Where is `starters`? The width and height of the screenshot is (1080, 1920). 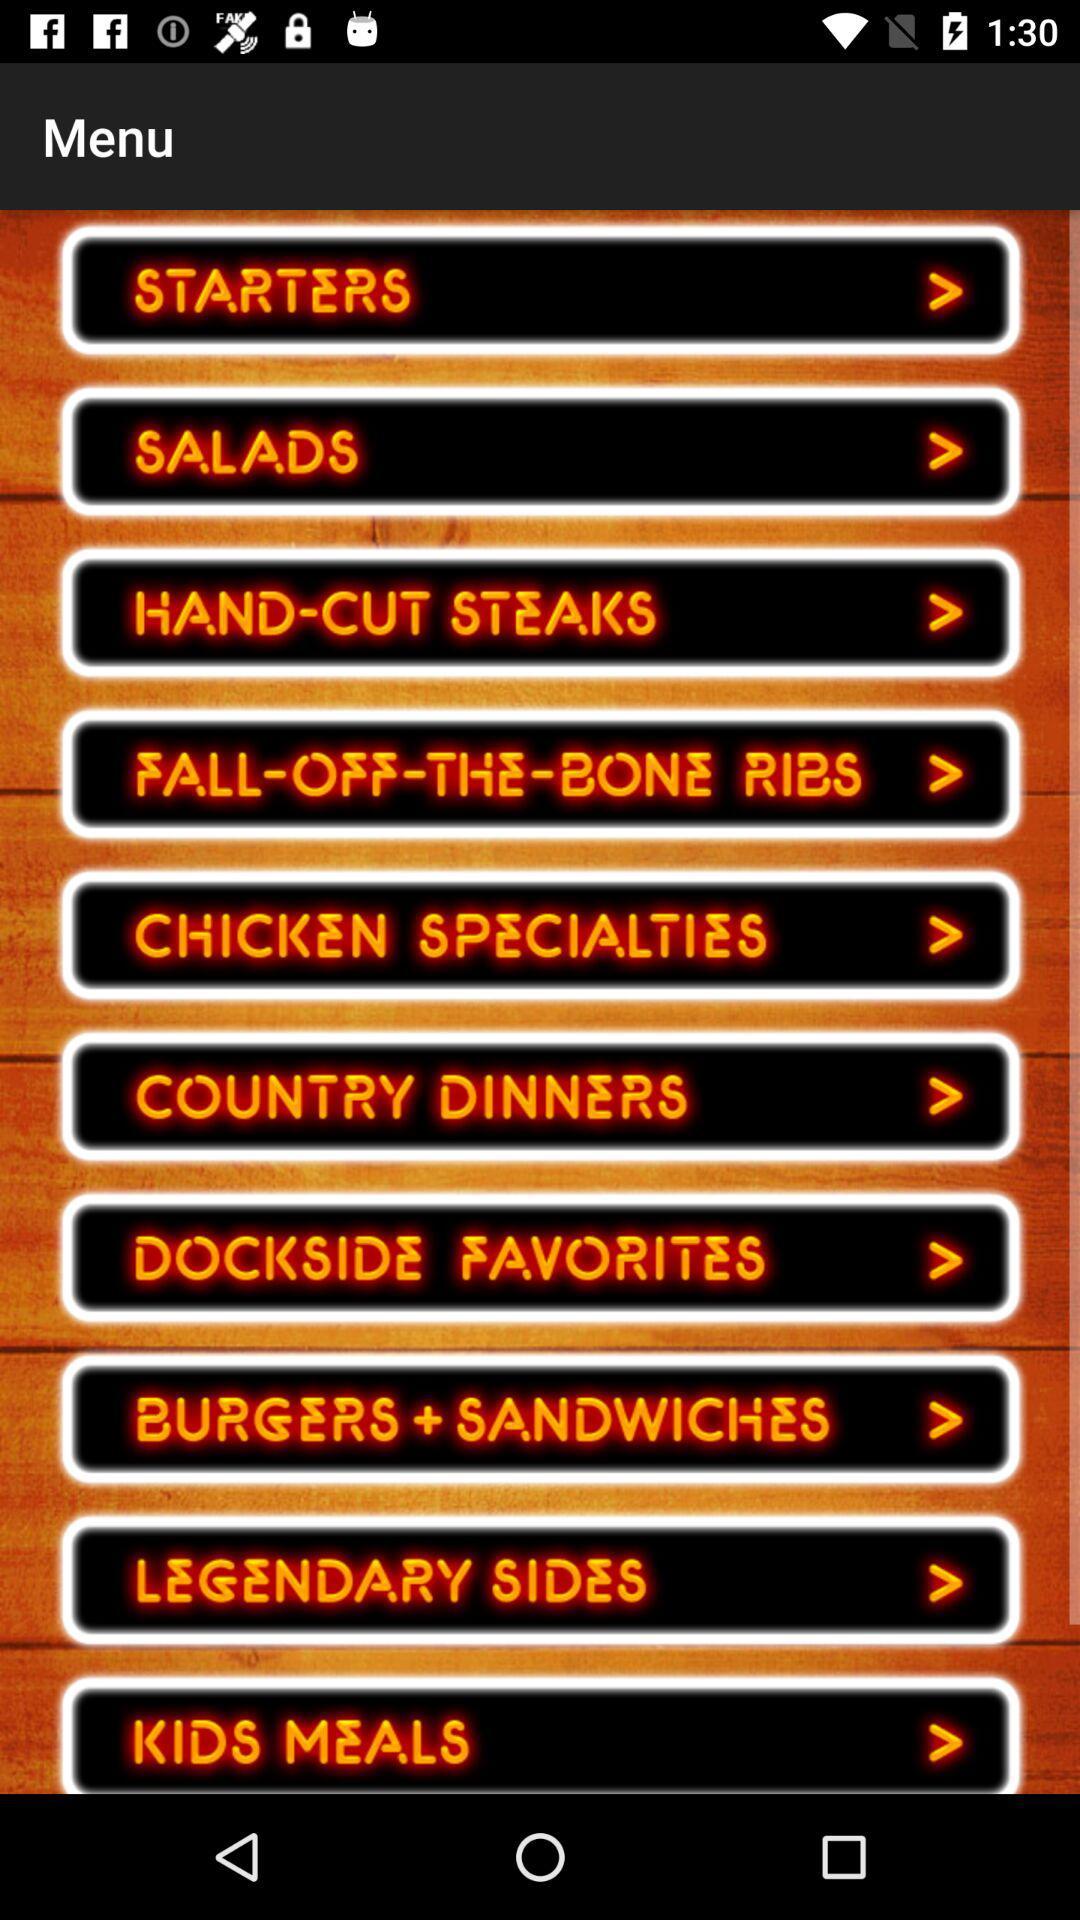
starters is located at coordinates (540, 289).